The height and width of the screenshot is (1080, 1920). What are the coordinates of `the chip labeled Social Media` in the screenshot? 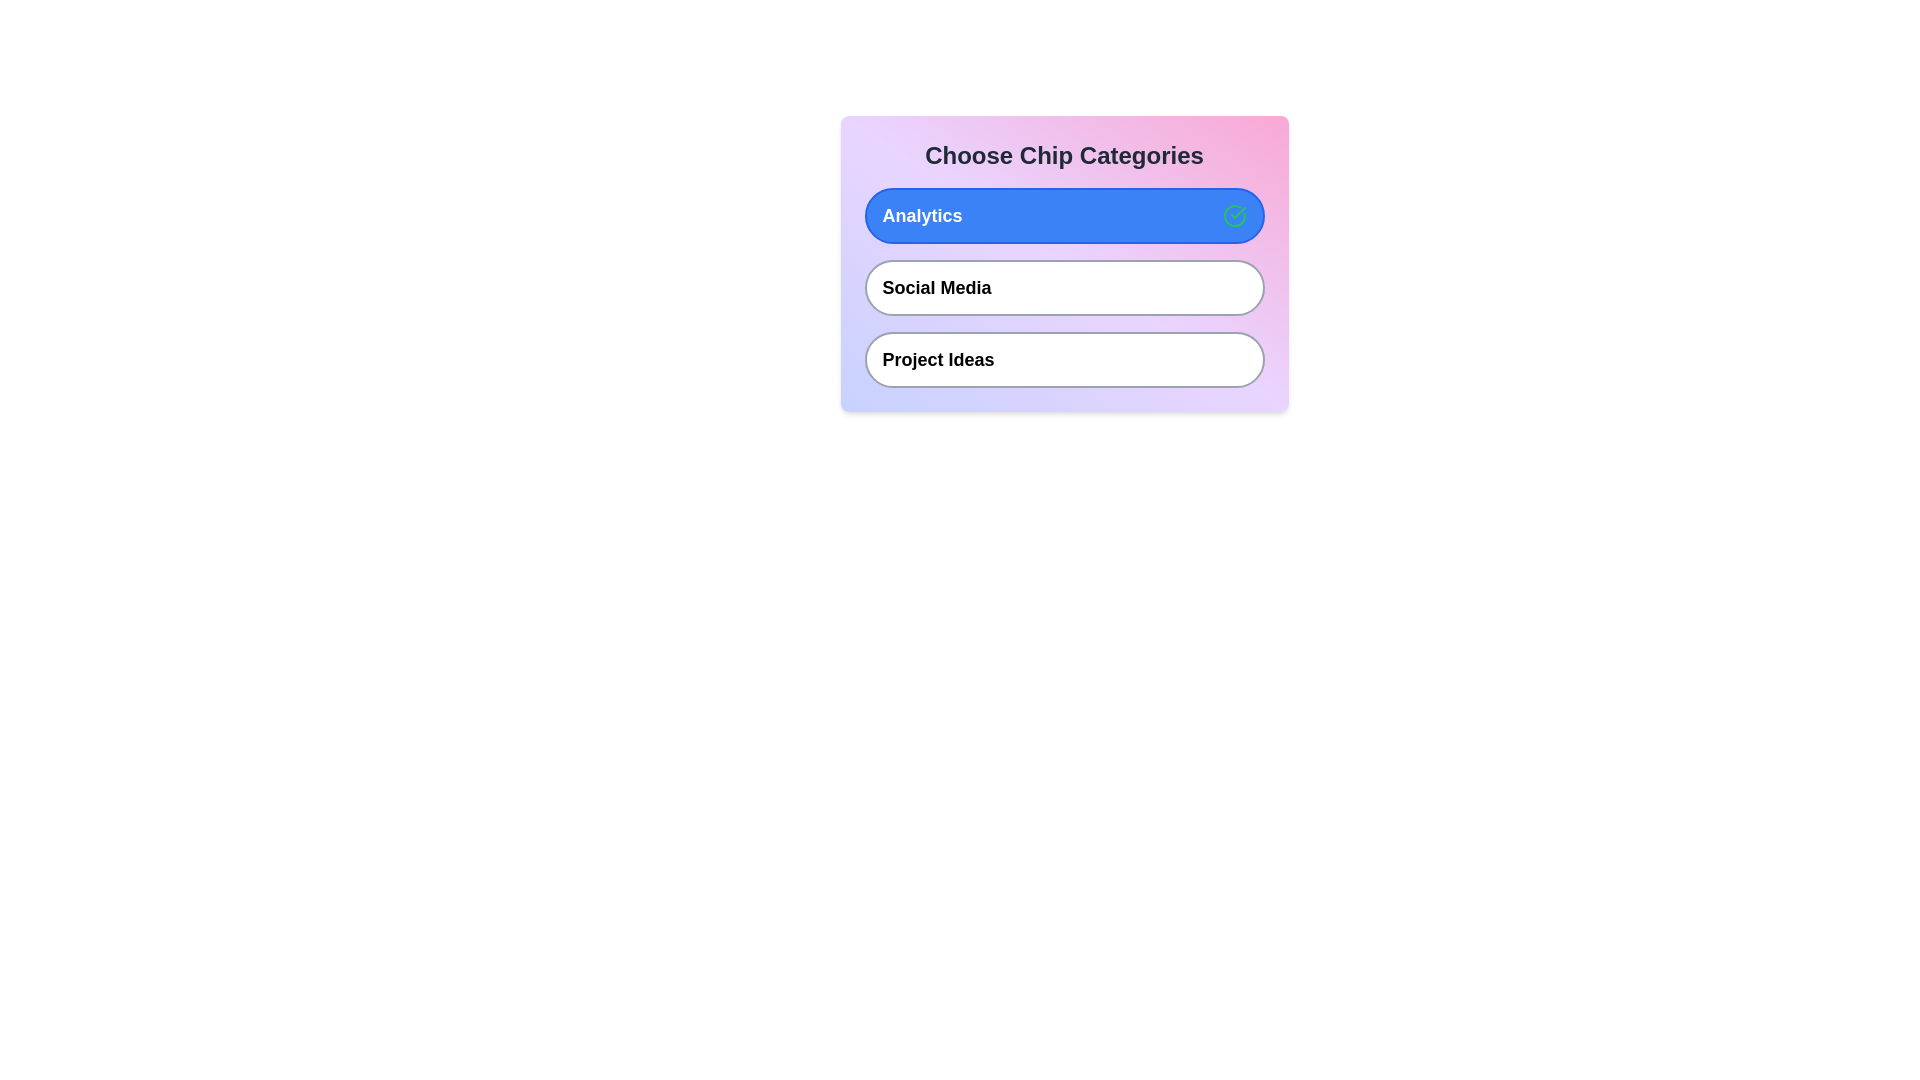 It's located at (1063, 288).